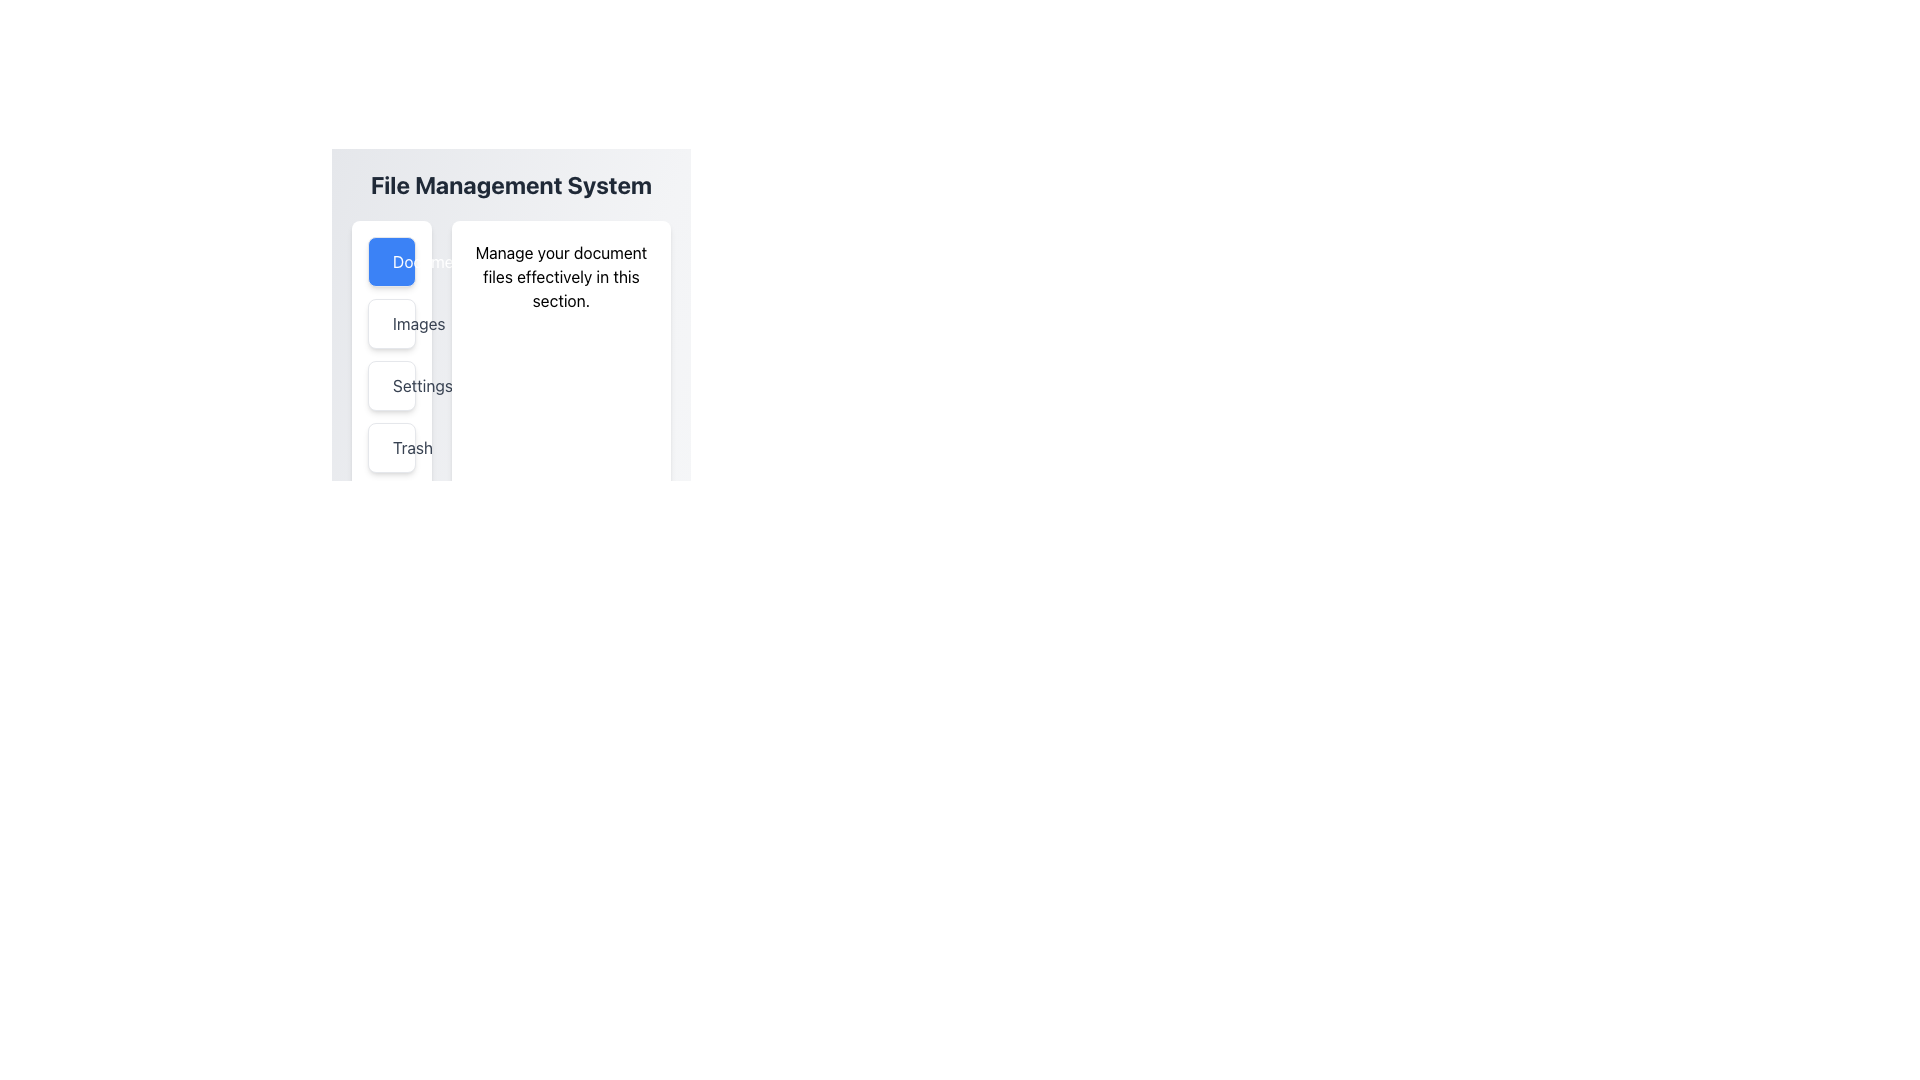 The image size is (1920, 1080). What do you see at coordinates (393, 385) in the screenshot?
I see `the 'Settings' button icon (gear symbol) located in the third position of the left panel` at bounding box center [393, 385].